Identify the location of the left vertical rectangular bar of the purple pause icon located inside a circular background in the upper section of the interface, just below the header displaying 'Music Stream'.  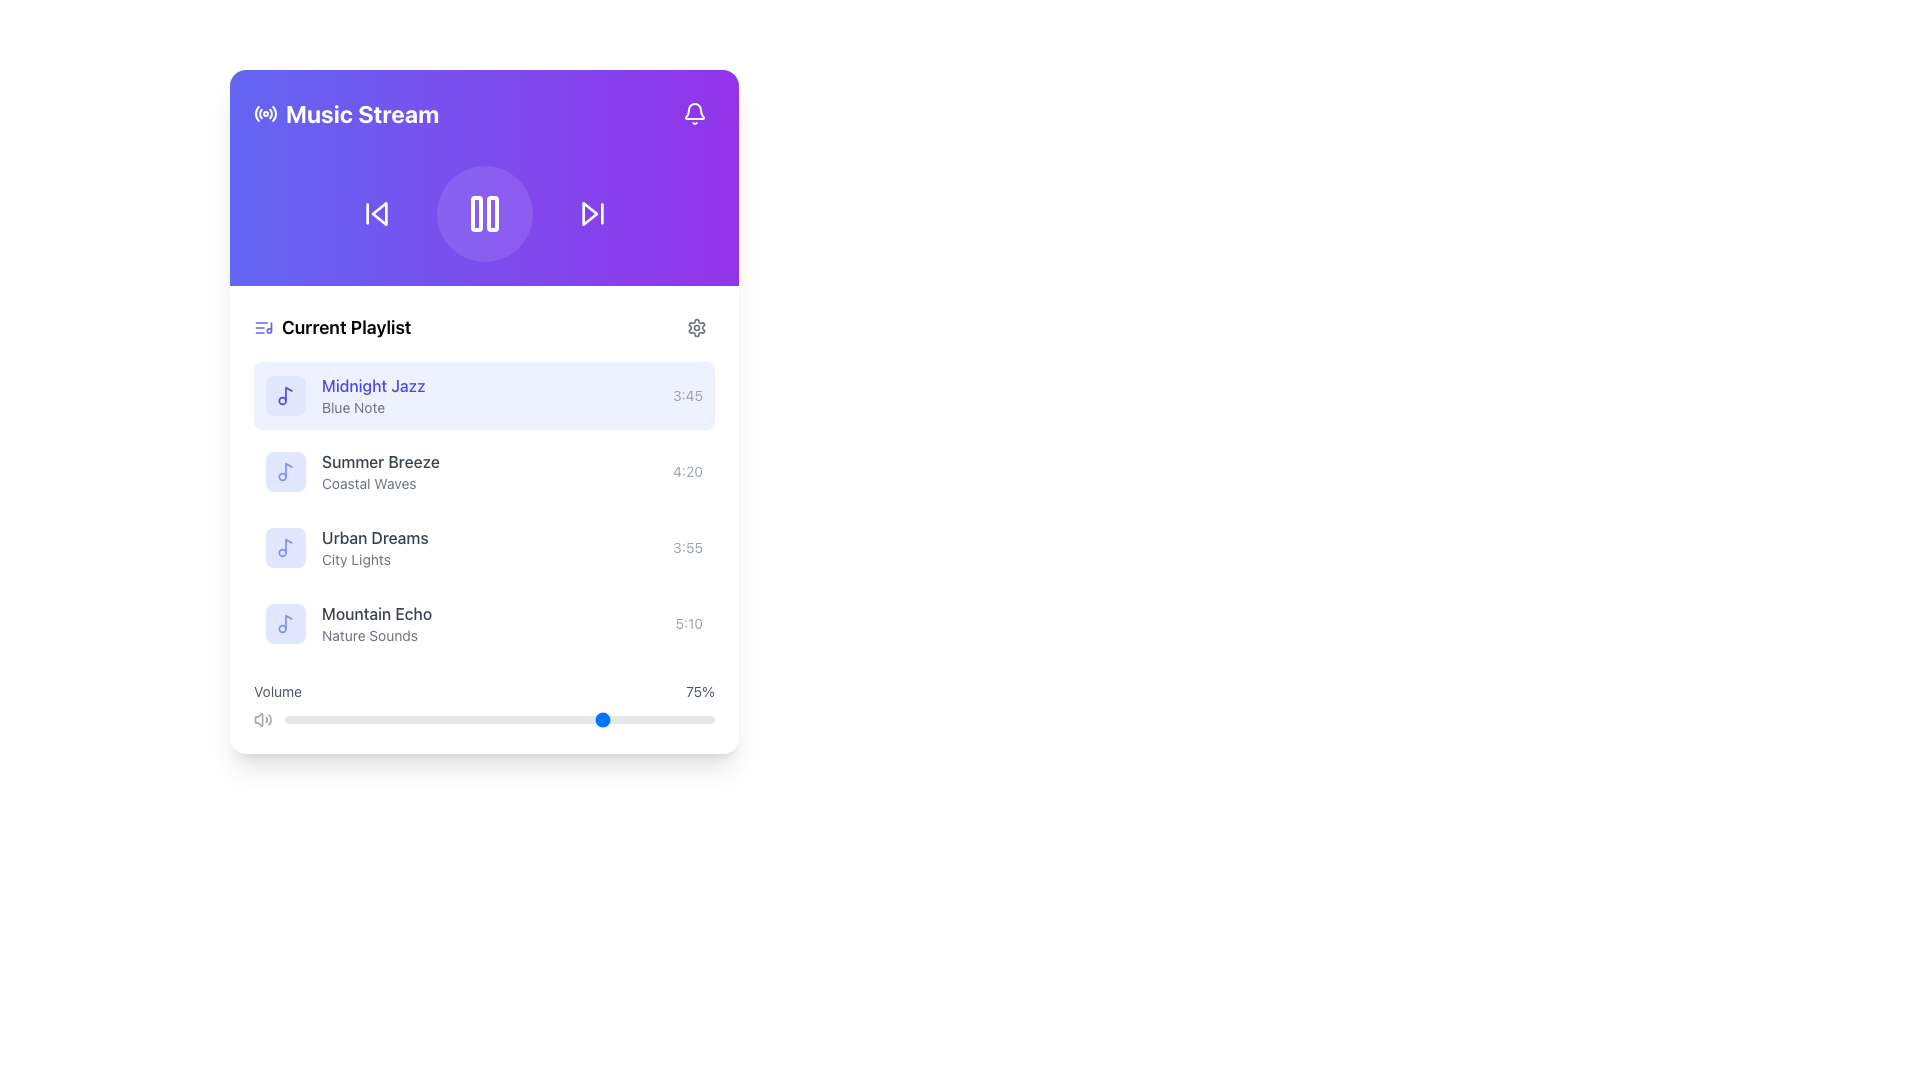
(475, 213).